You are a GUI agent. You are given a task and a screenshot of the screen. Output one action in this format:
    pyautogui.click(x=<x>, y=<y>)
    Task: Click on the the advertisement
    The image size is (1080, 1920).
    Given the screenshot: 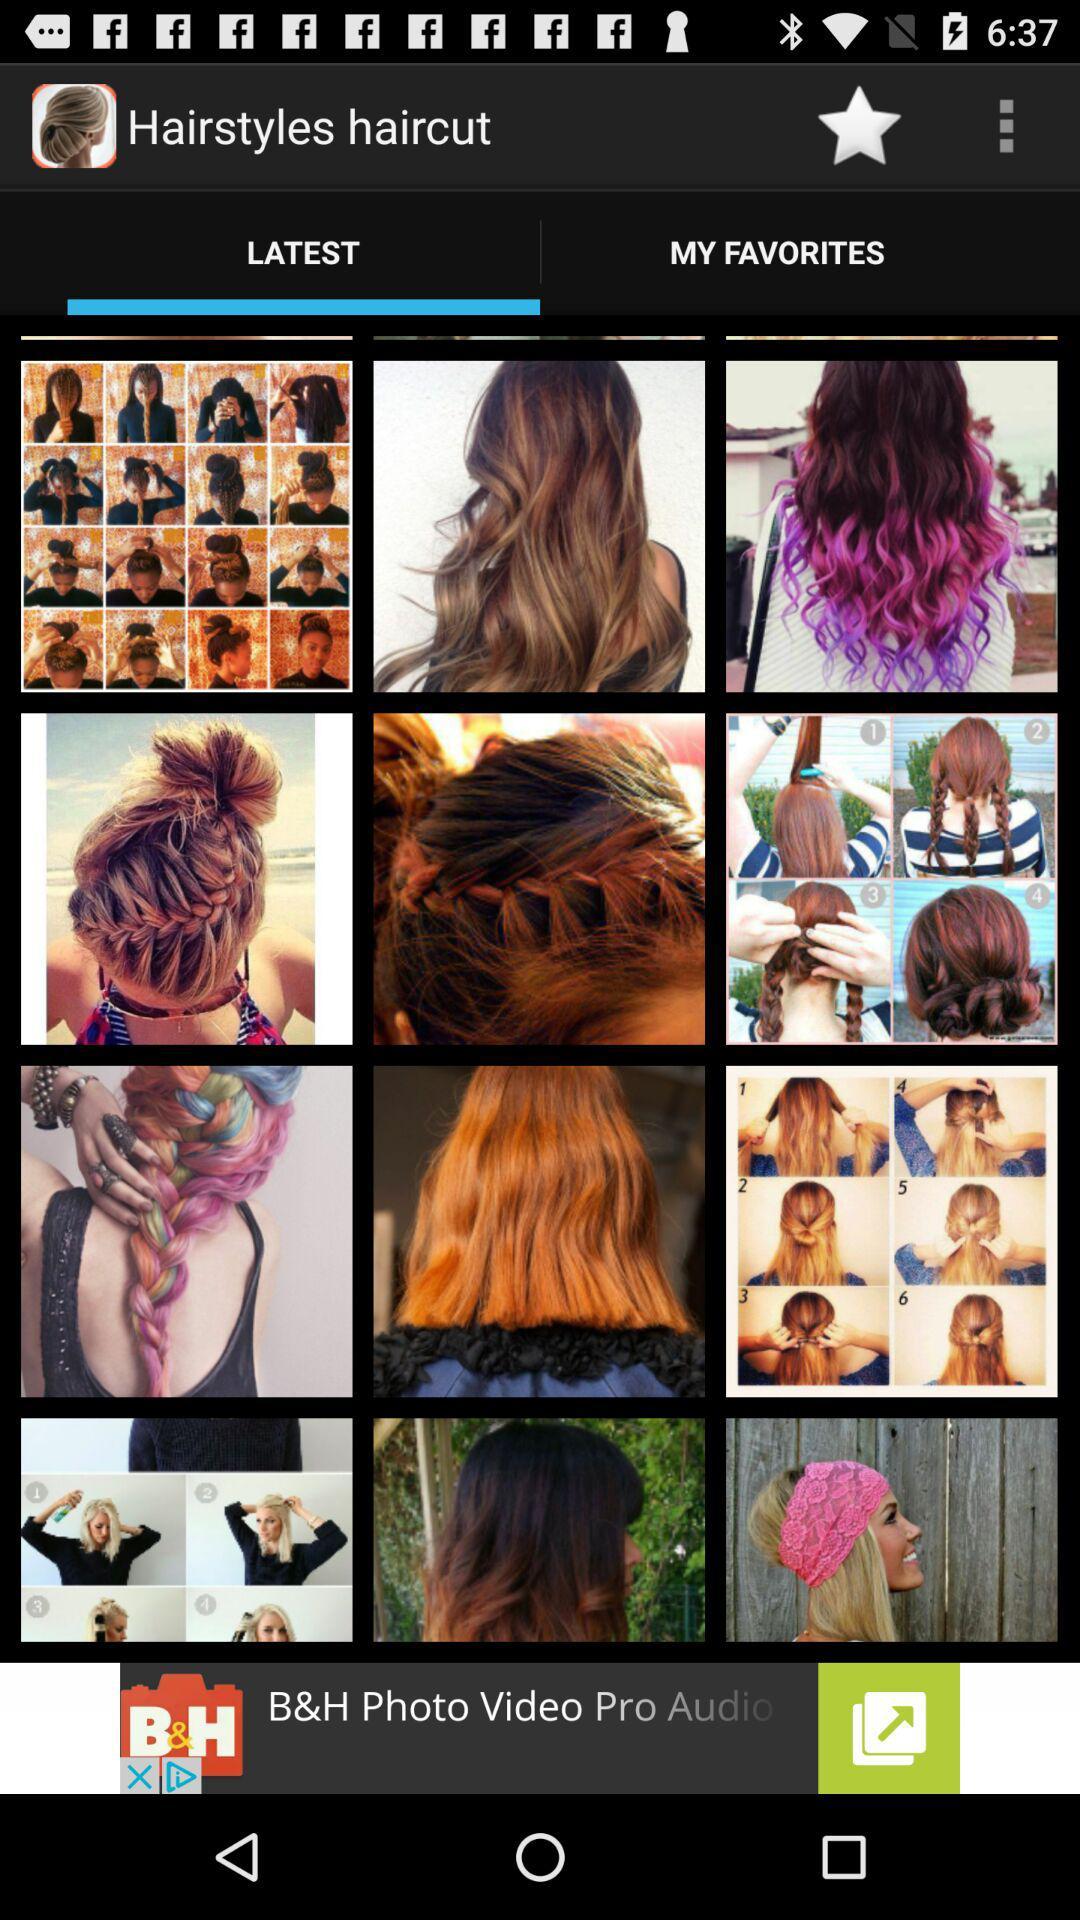 What is the action you would take?
    pyautogui.click(x=540, y=1727)
    